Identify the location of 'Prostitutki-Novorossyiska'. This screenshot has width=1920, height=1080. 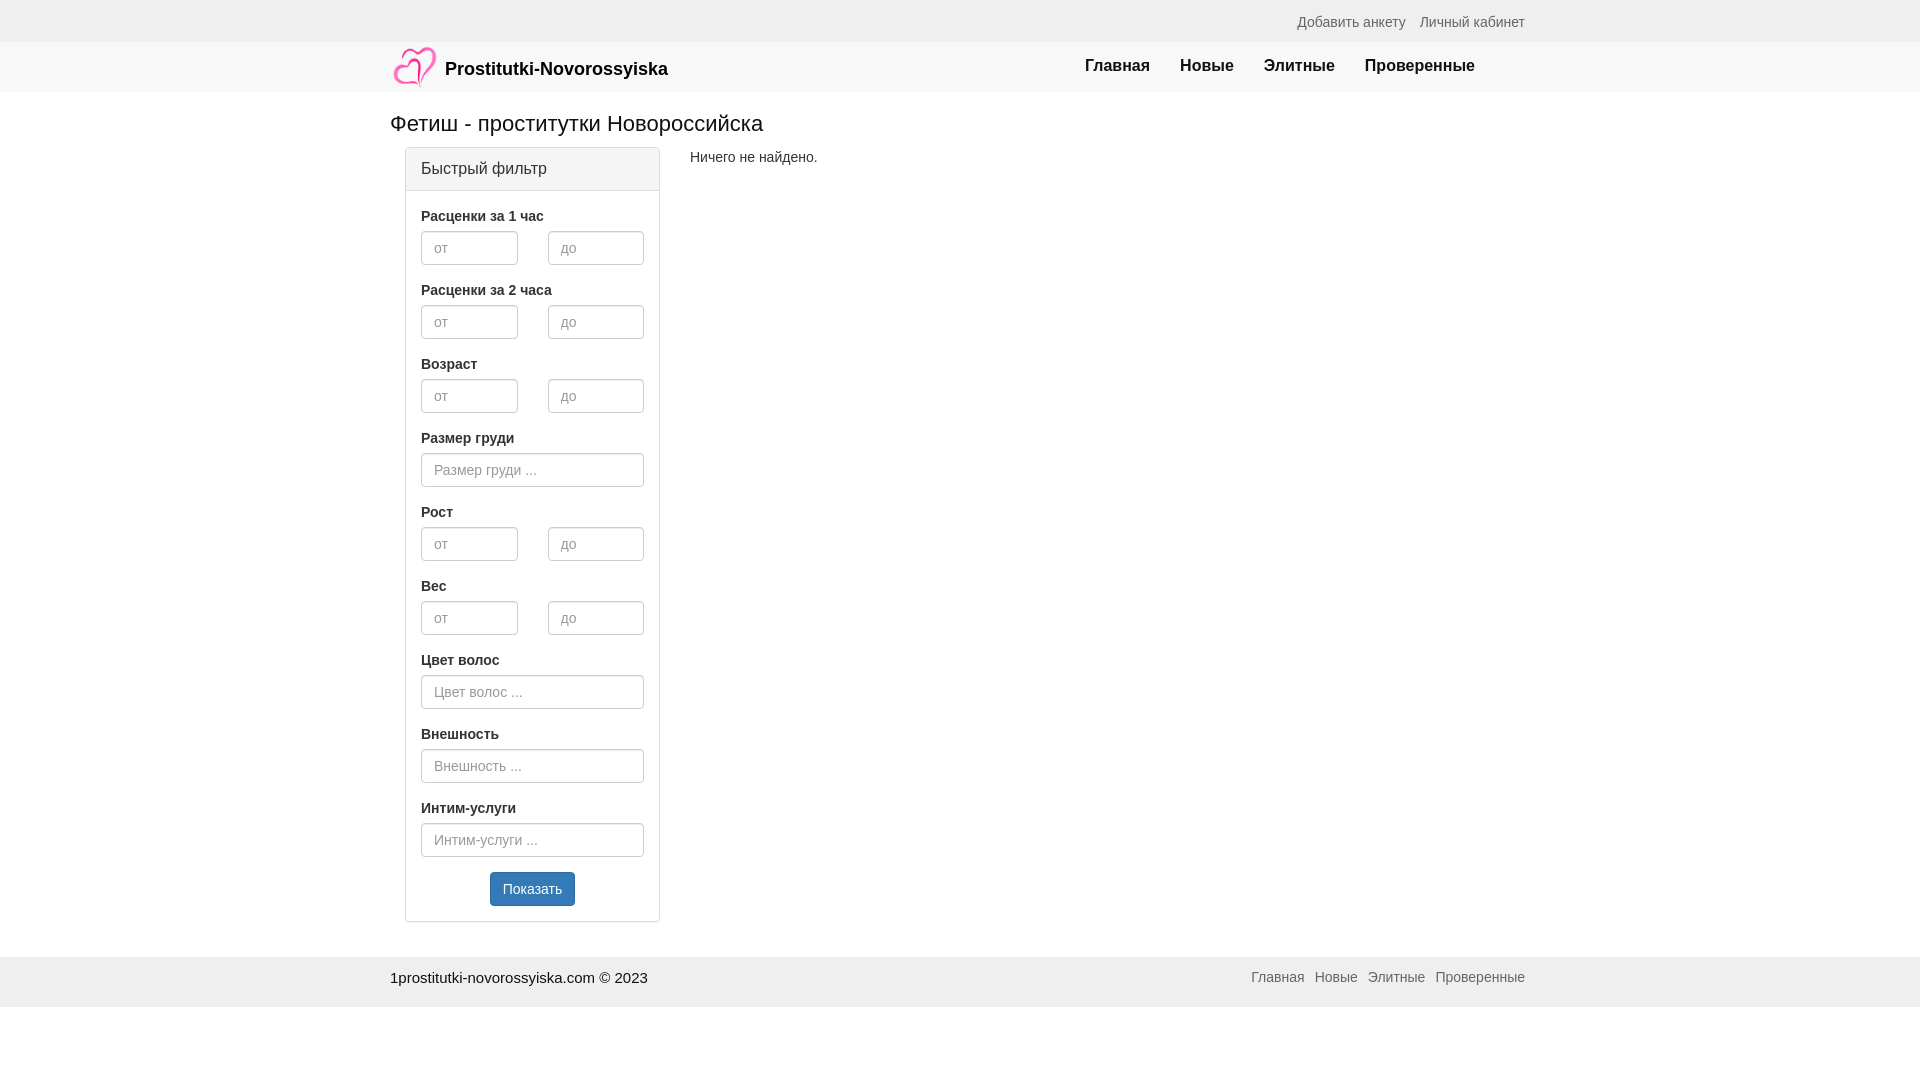
(528, 56).